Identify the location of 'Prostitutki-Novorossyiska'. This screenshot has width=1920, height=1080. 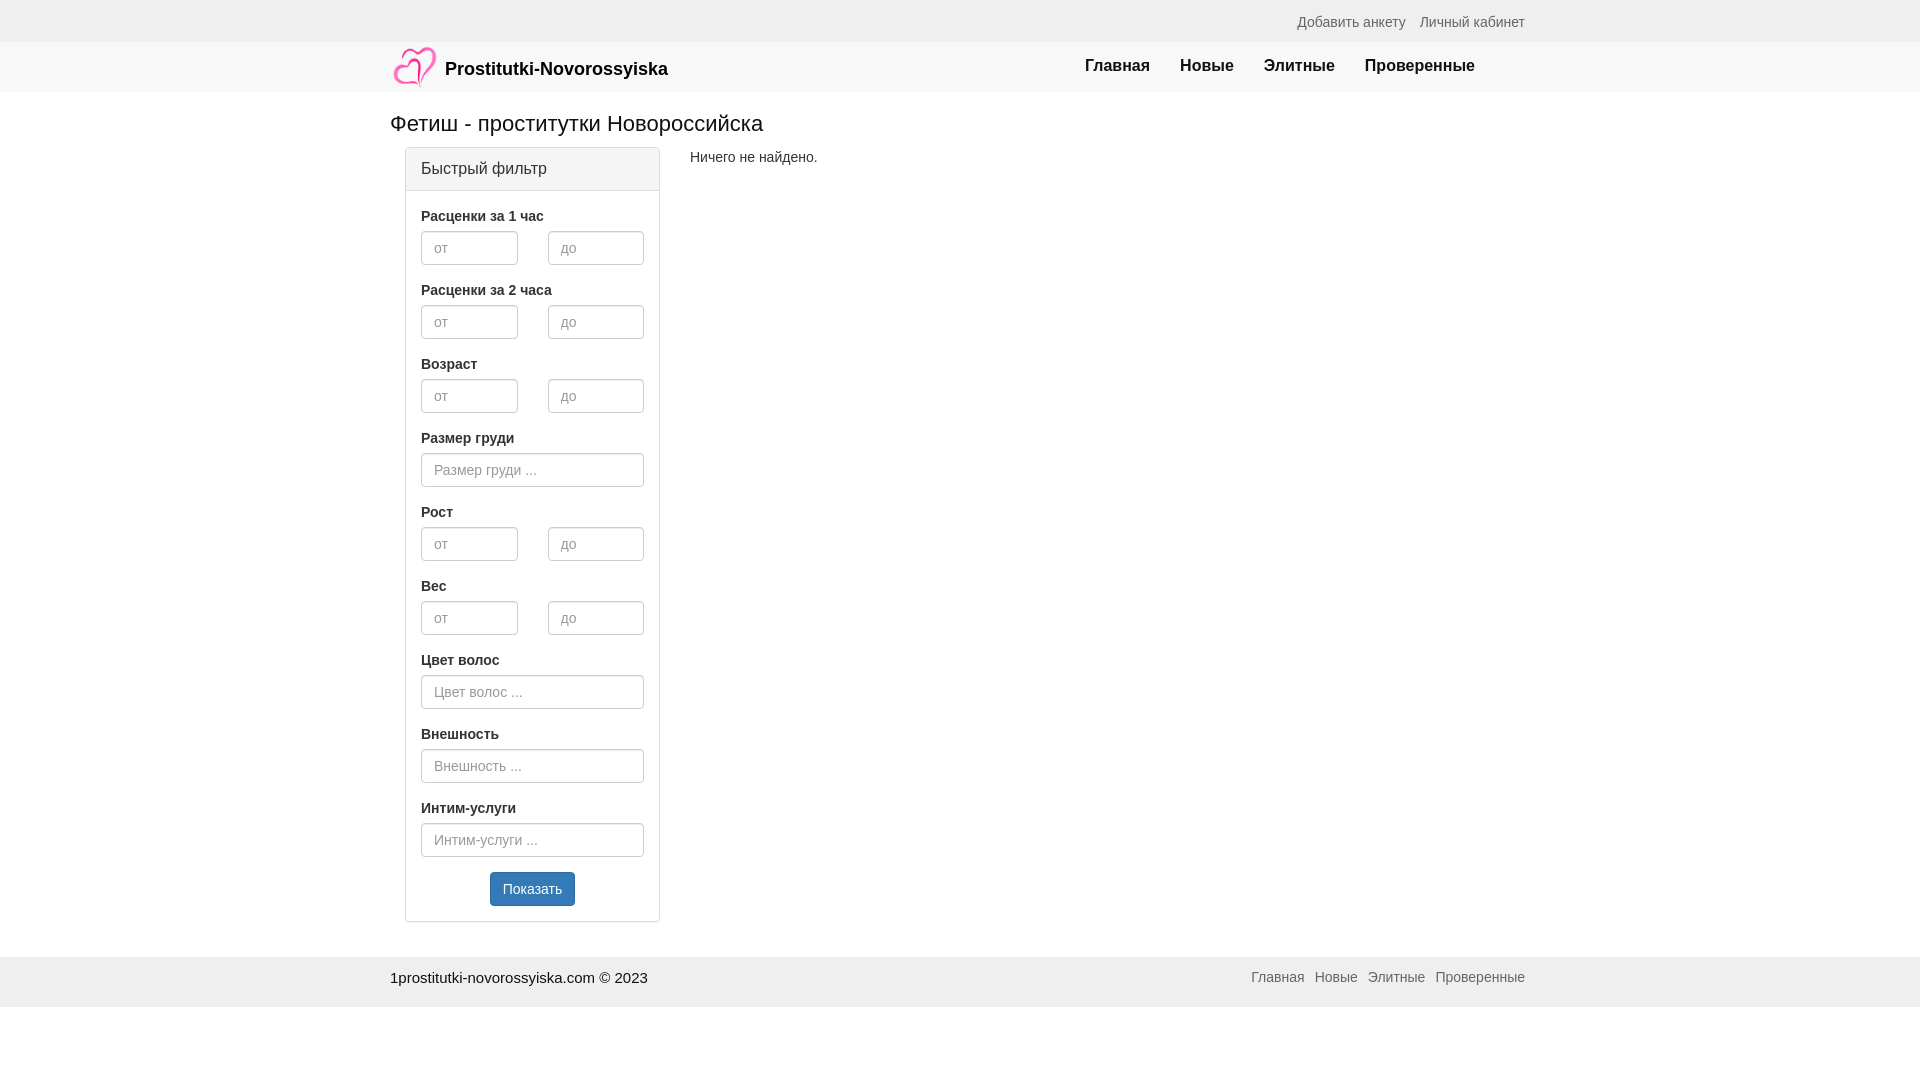
(528, 56).